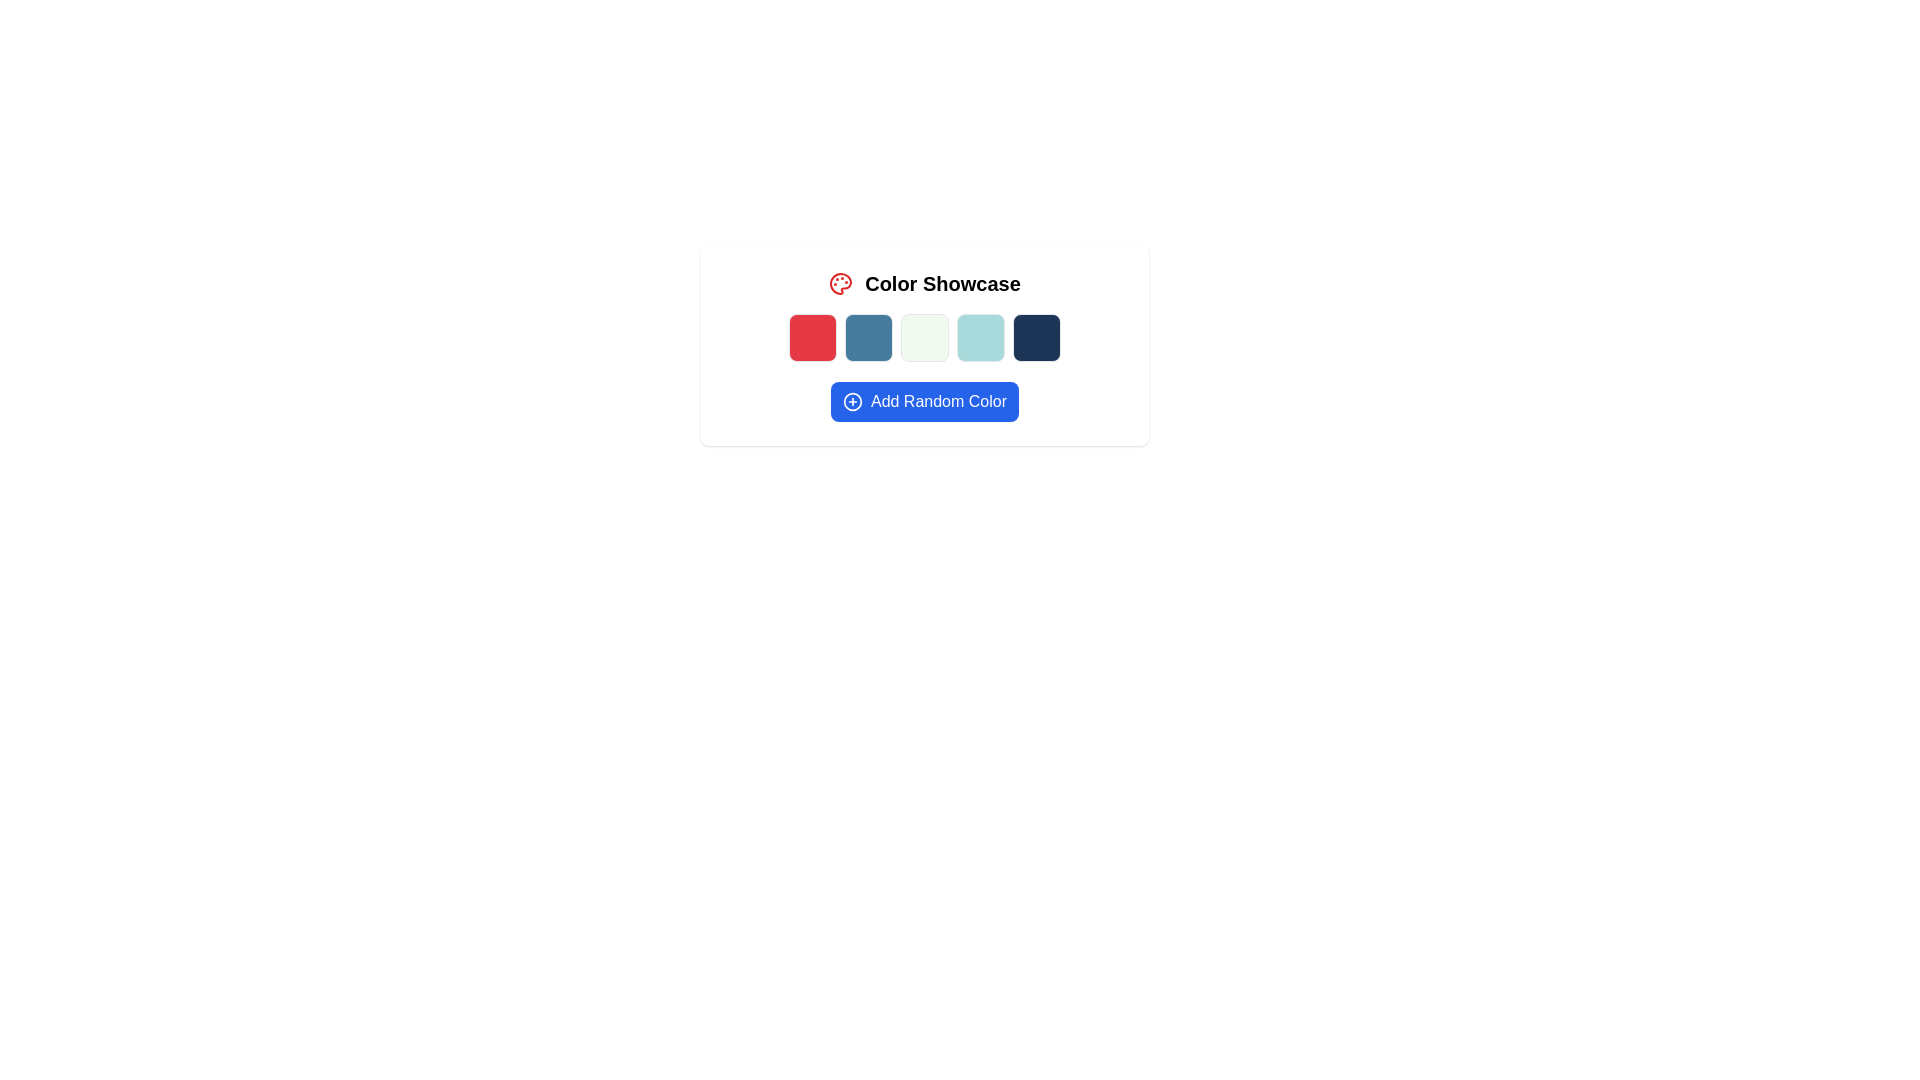 The height and width of the screenshot is (1080, 1920). What do you see at coordinates (868, 337) in the screenshot?
I see `the square-shaped static visual element with rounded corners, styled in deep blue color, located in the second column of the grid below 'Color Showcase' and above 'Add Random Color'` at bounding box center [868, 337].